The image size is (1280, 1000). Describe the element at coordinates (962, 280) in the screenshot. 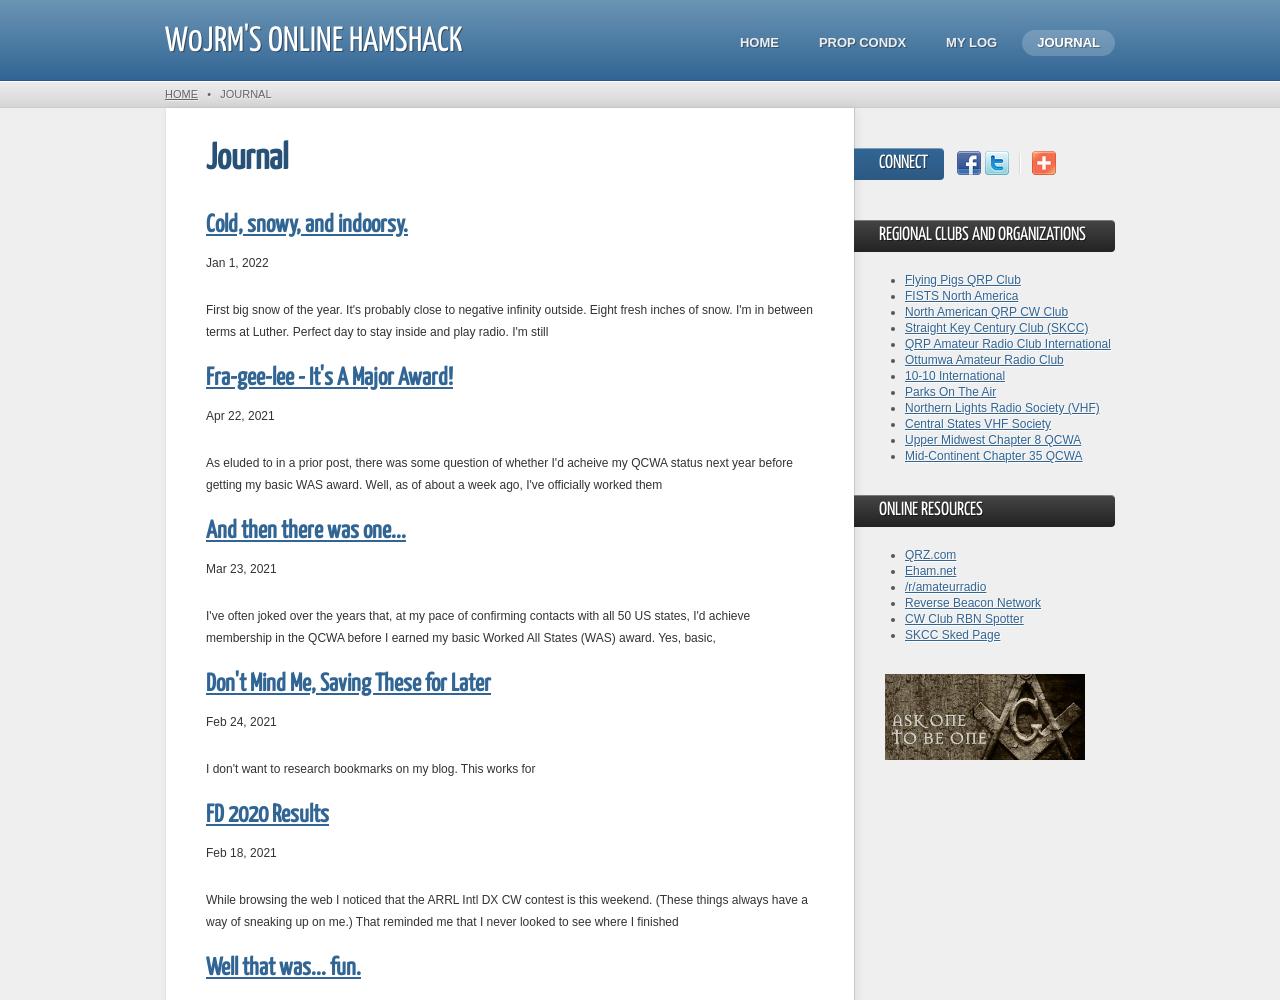

I see `'Flying Pigs QRP Club'` at that location.